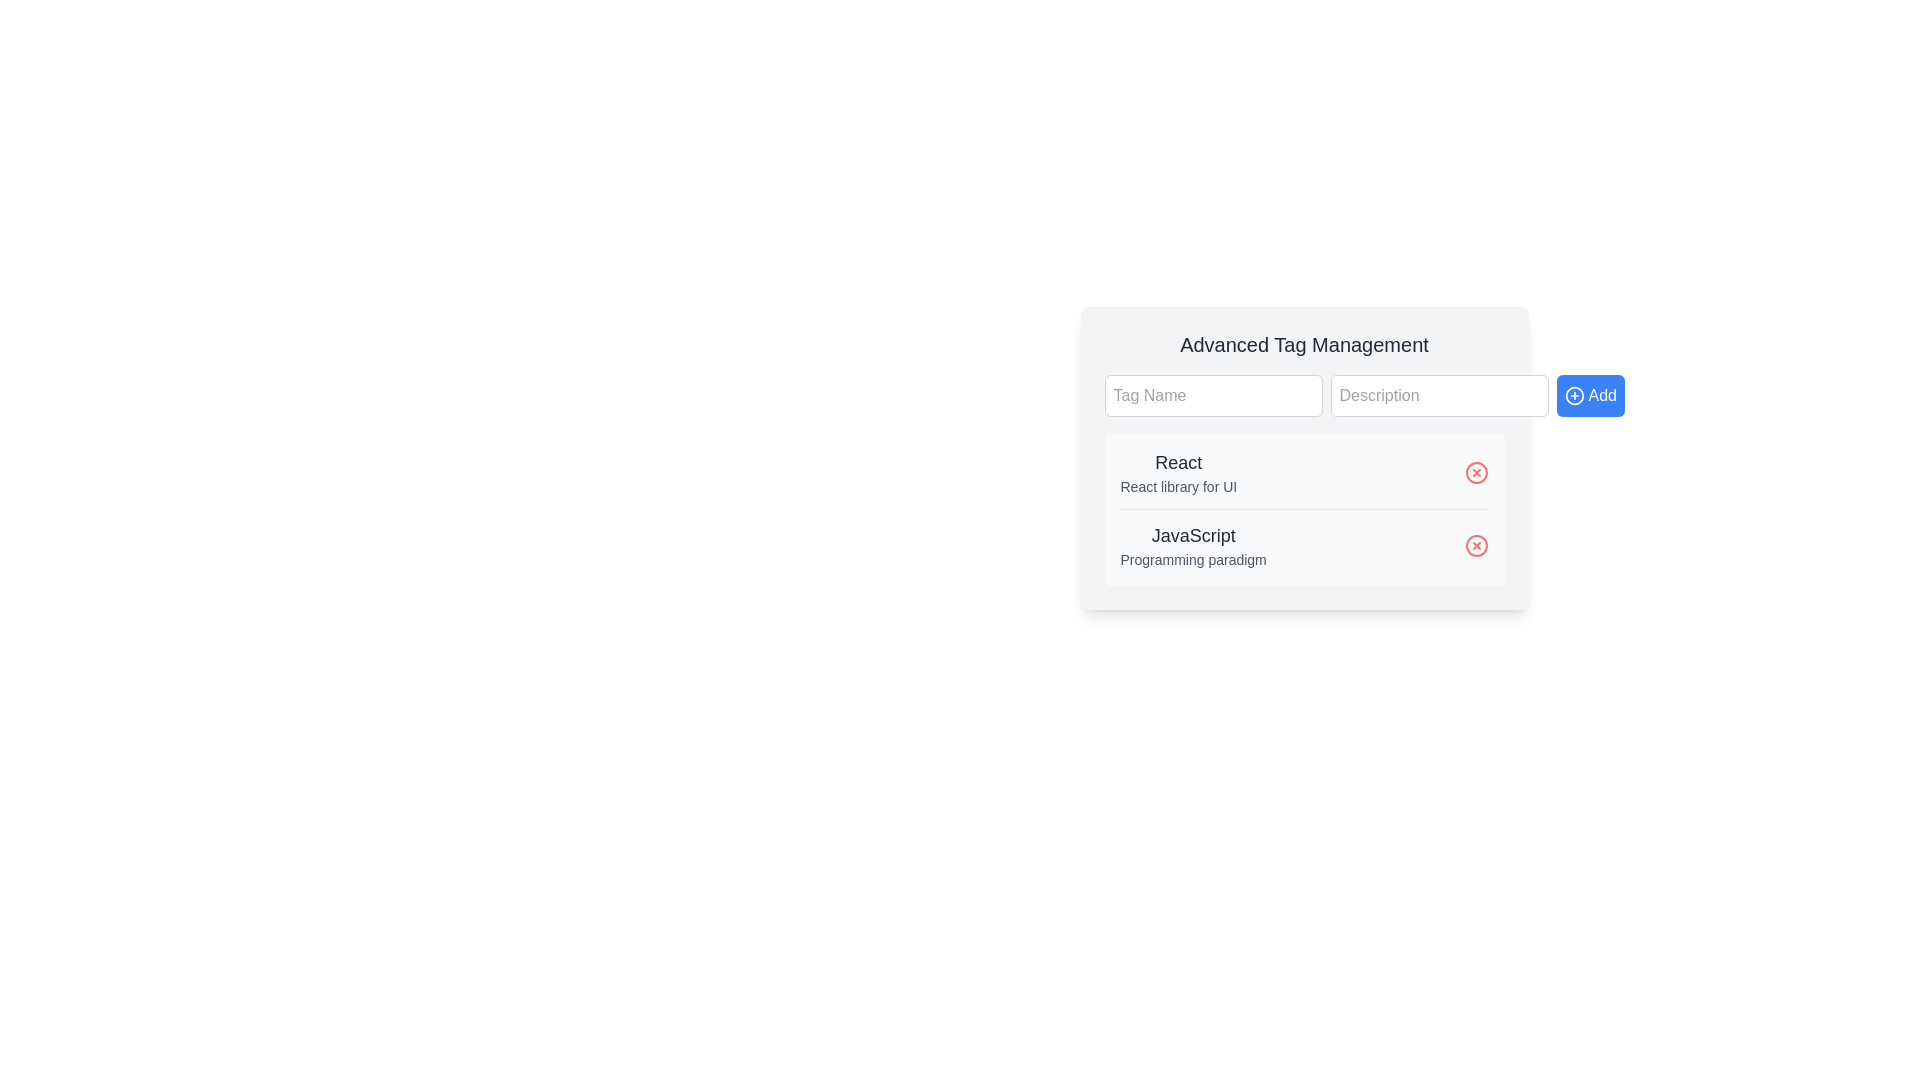 Image resolution: width=1920 pixels, height=1080 pixels. What do you see at coordinates (1304, 479) in the screenshot?
I see `the first entry in the 'Advanced Tag Management' list, which contains a removable action represented by a red 'X' icon` at bounding box center [1304, 479].